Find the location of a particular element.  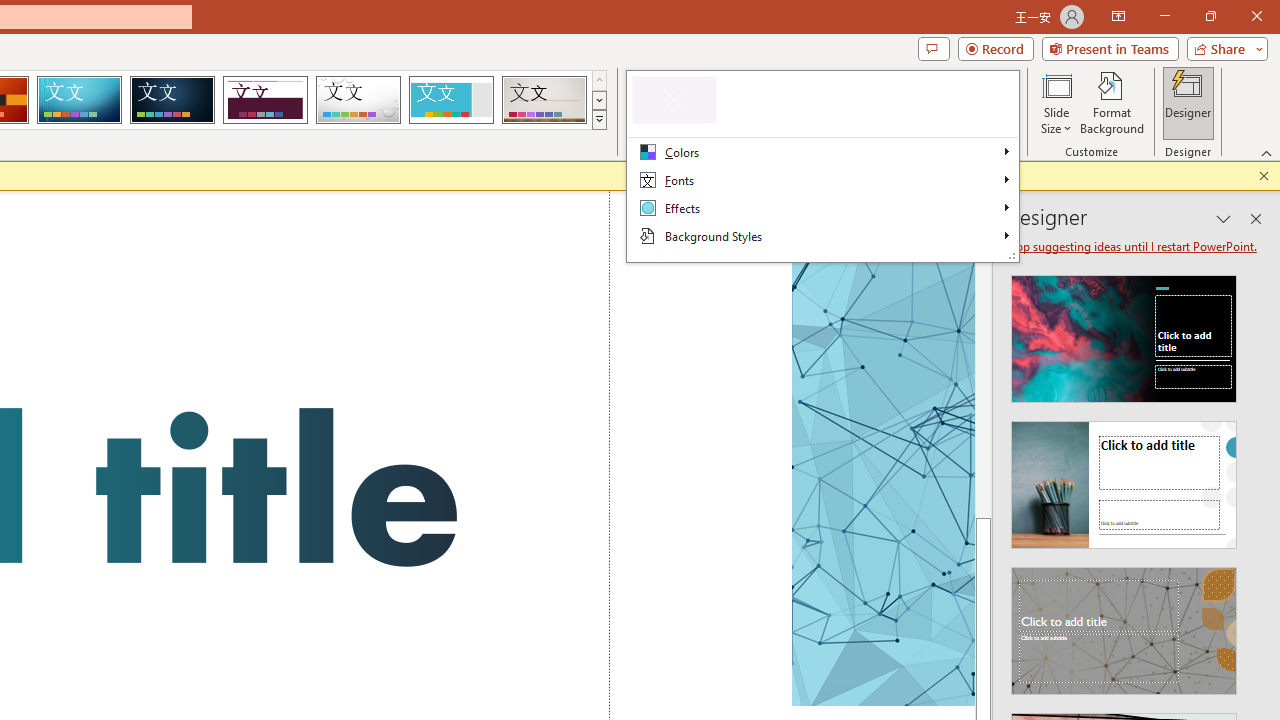

'Close this message' is located at coordinates (1263, 175).